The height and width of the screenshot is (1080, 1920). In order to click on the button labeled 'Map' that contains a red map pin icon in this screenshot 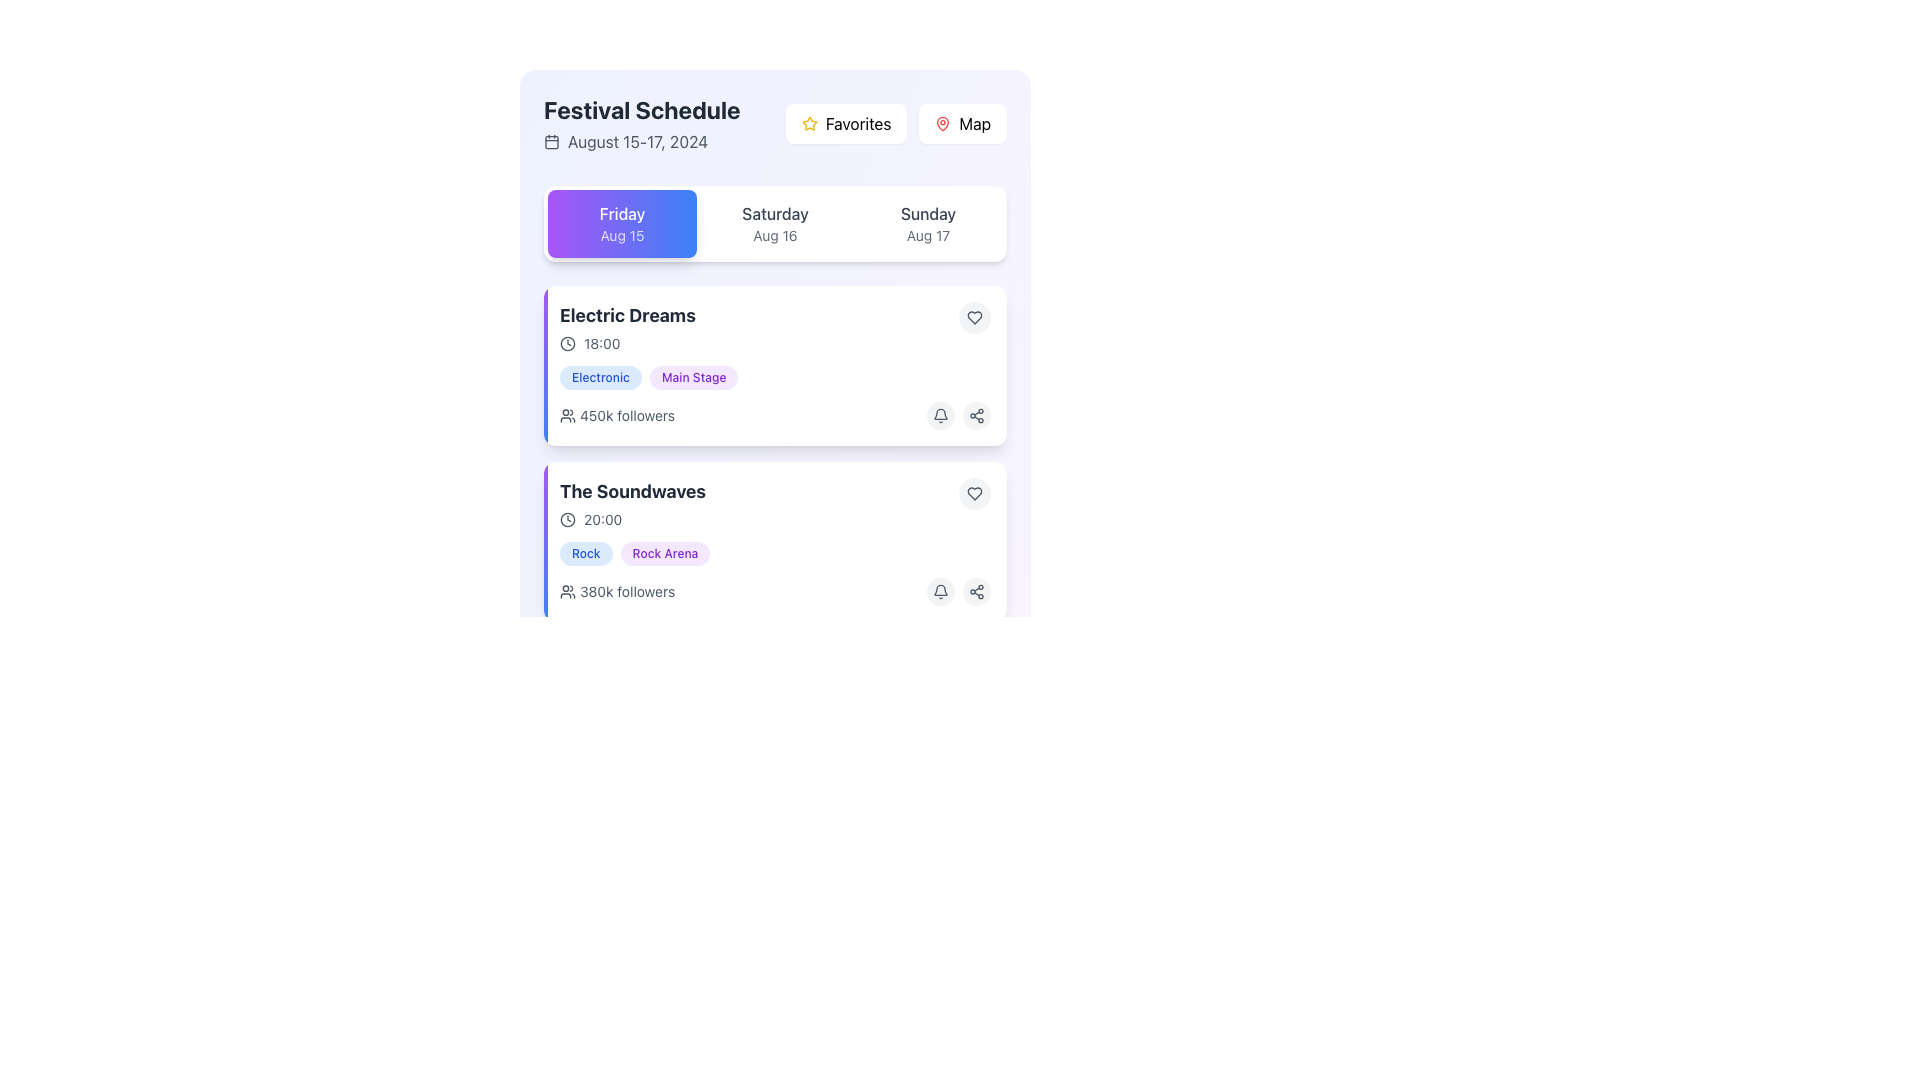, I will do `click(942, 123)`.